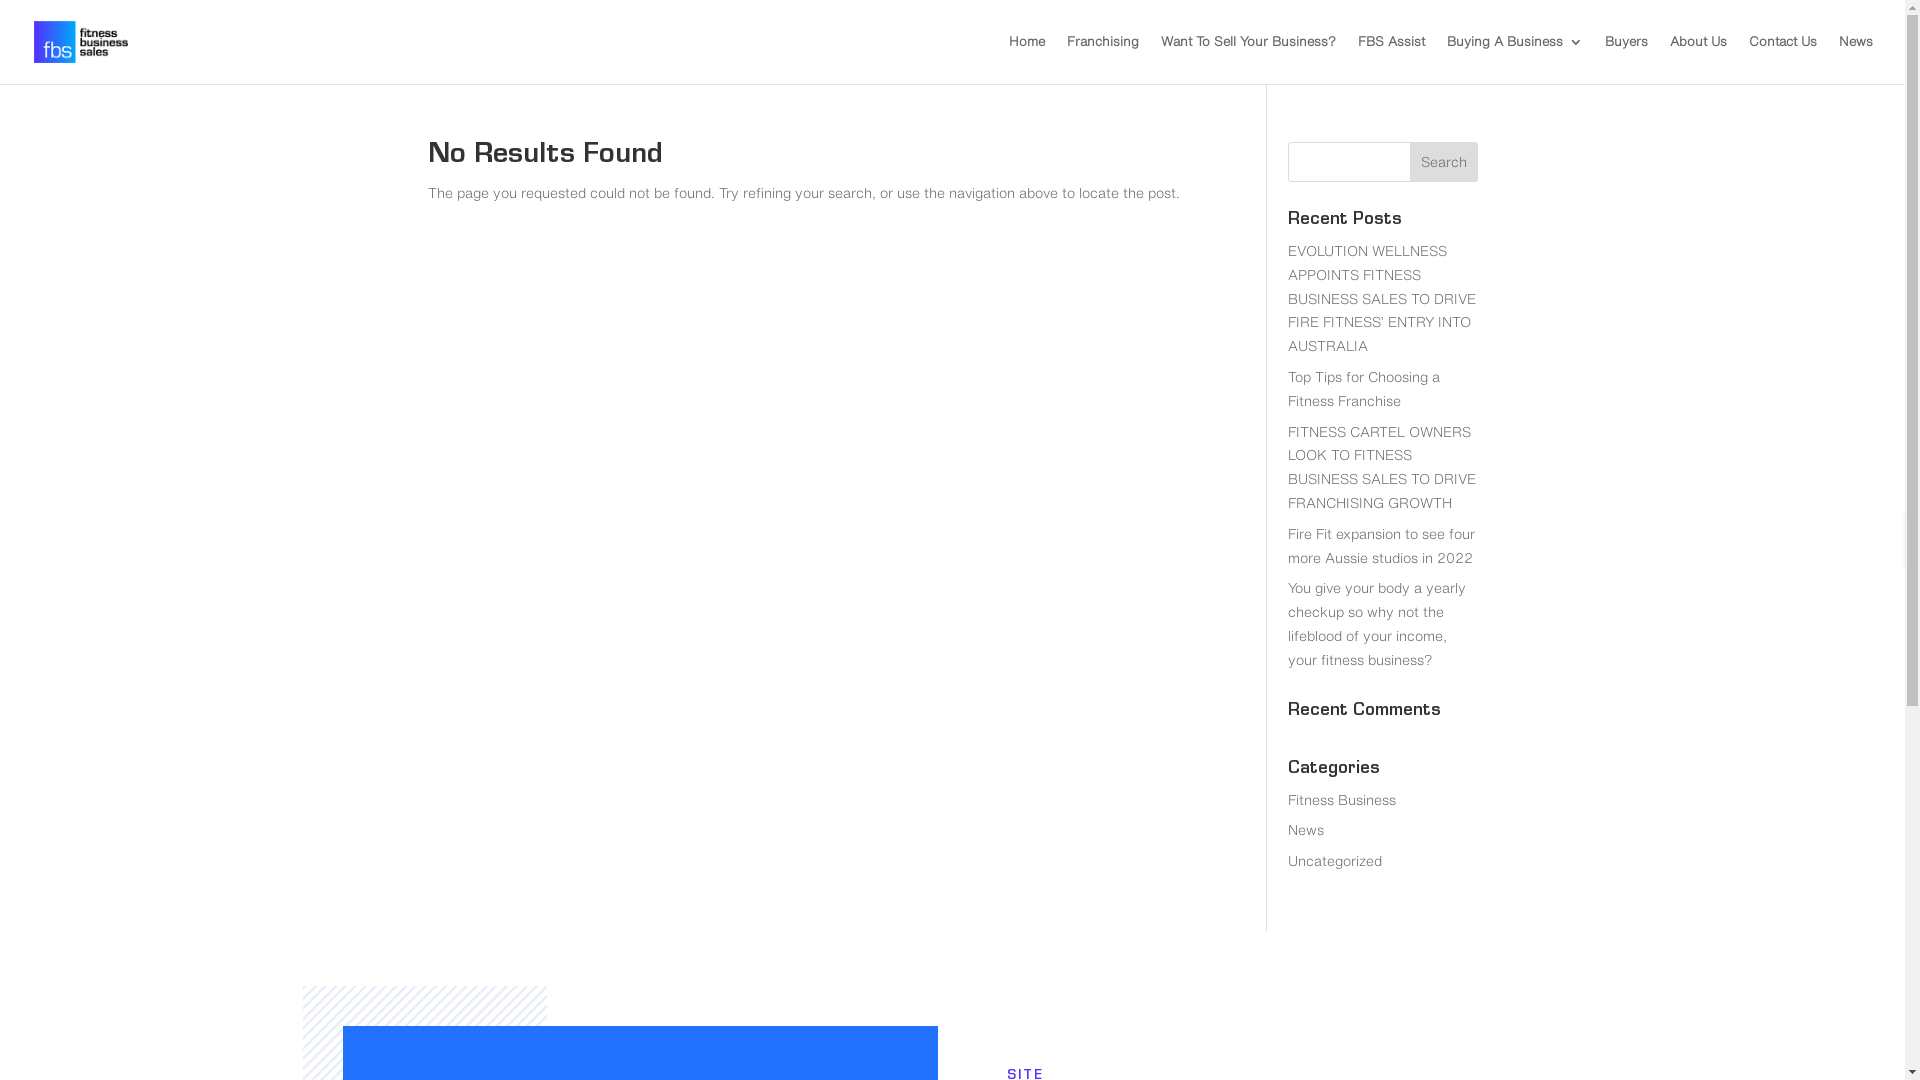 Image resolution: width=1920 pixels, height=1080 pixels. I want to click on 'Fitness Business', so click(1342, 798).